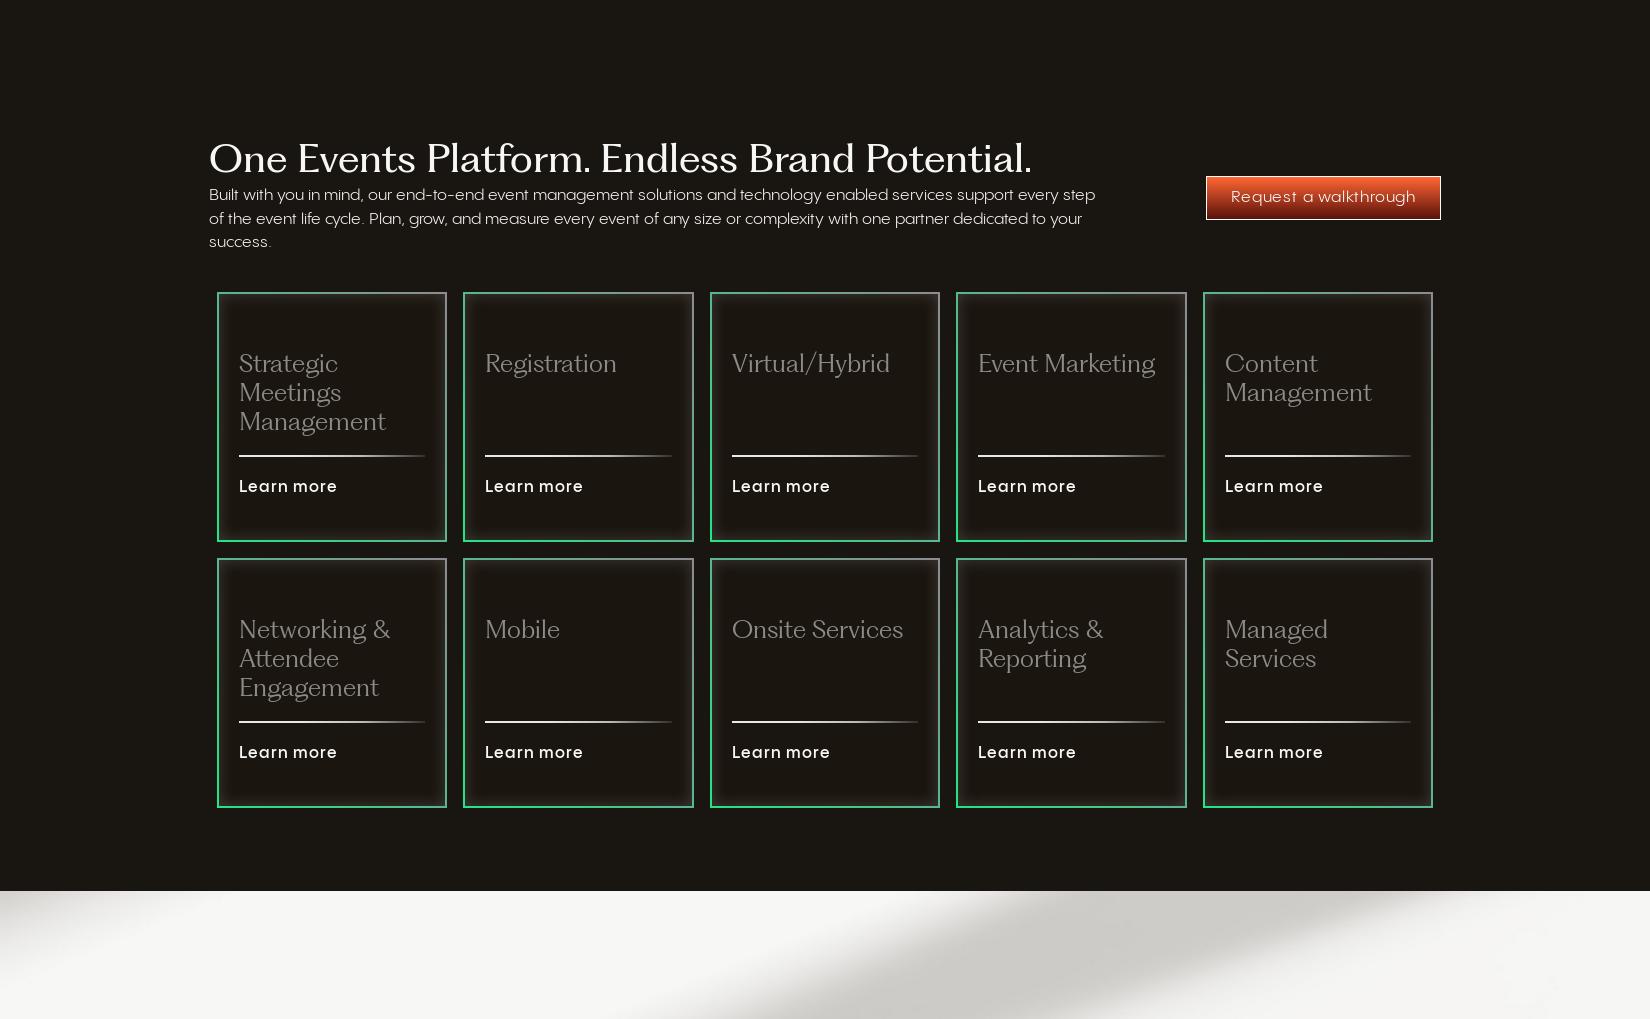 The height and width of the screenshot is (1019, 1650). I want to click on 'Analytics & Reporting', so click(1040, 645).